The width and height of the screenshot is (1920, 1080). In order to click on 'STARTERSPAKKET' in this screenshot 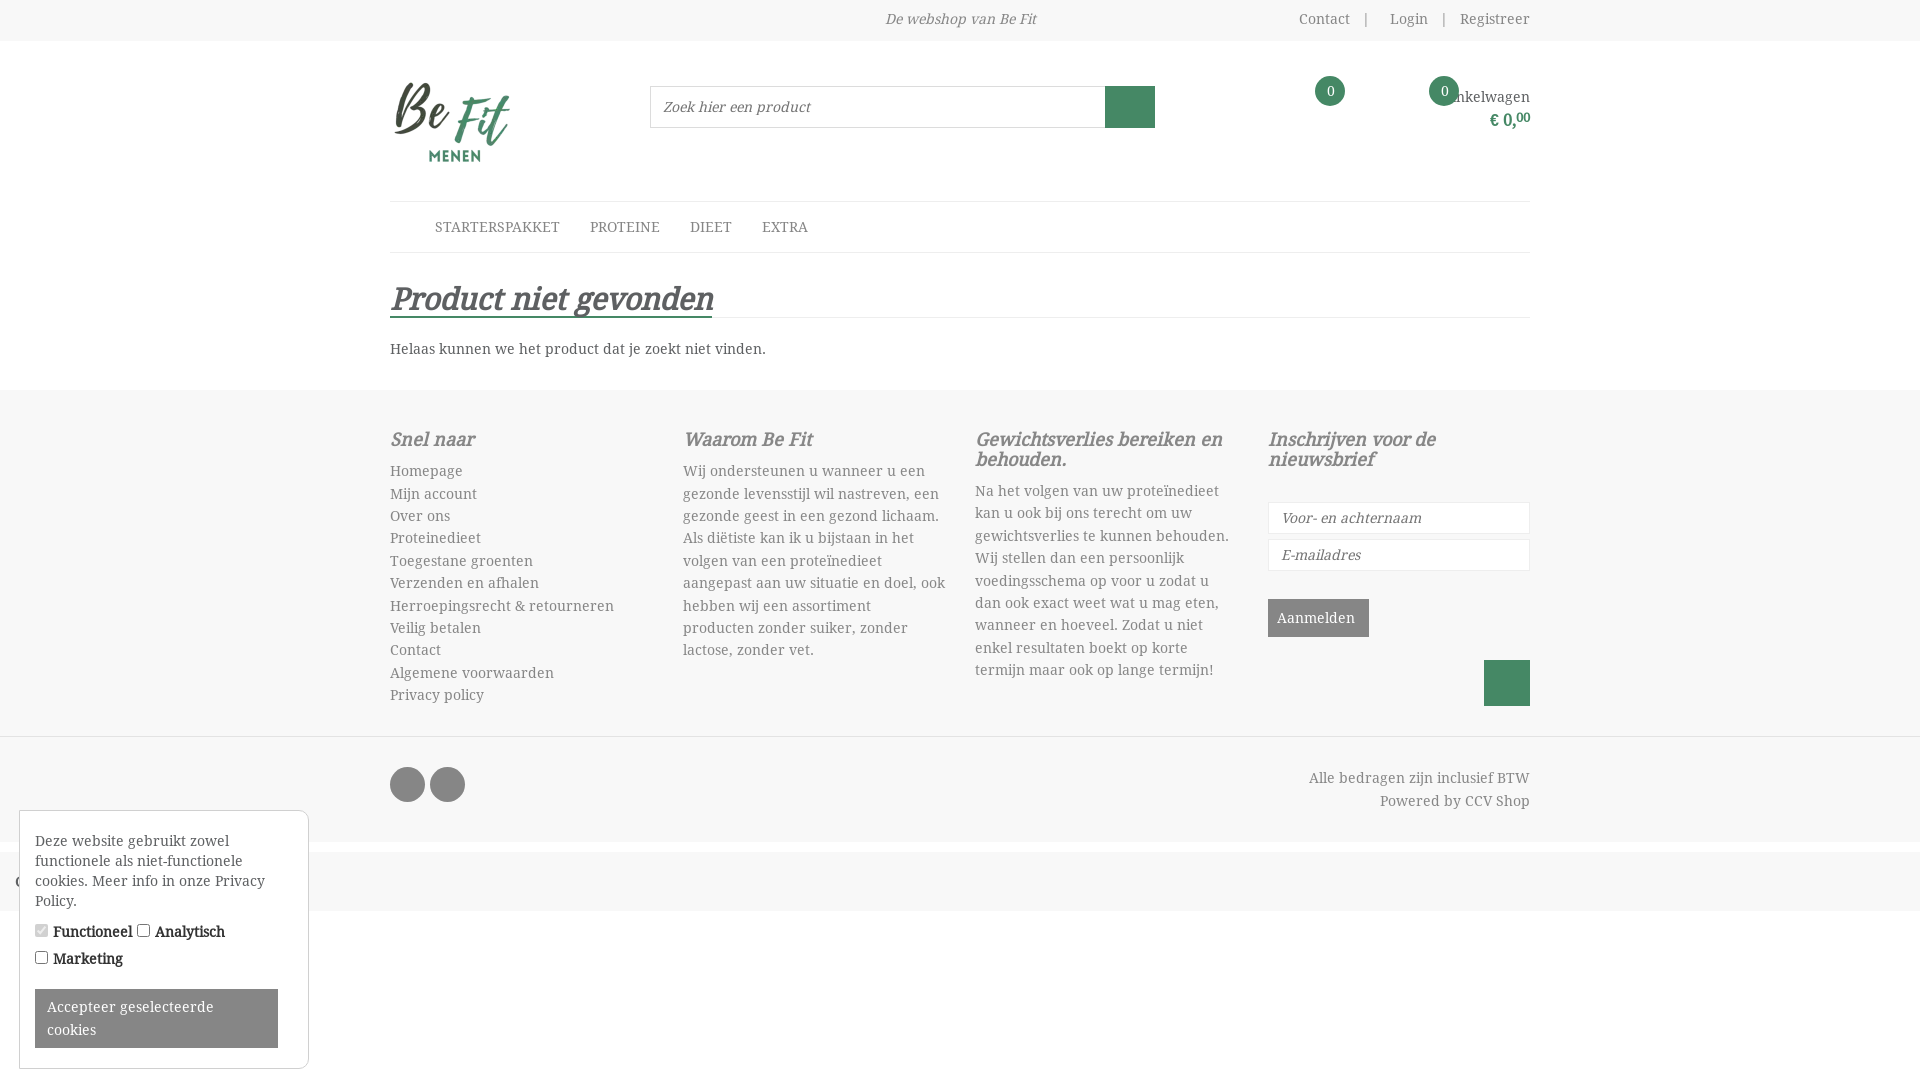, I will do `click(497, 226)`.